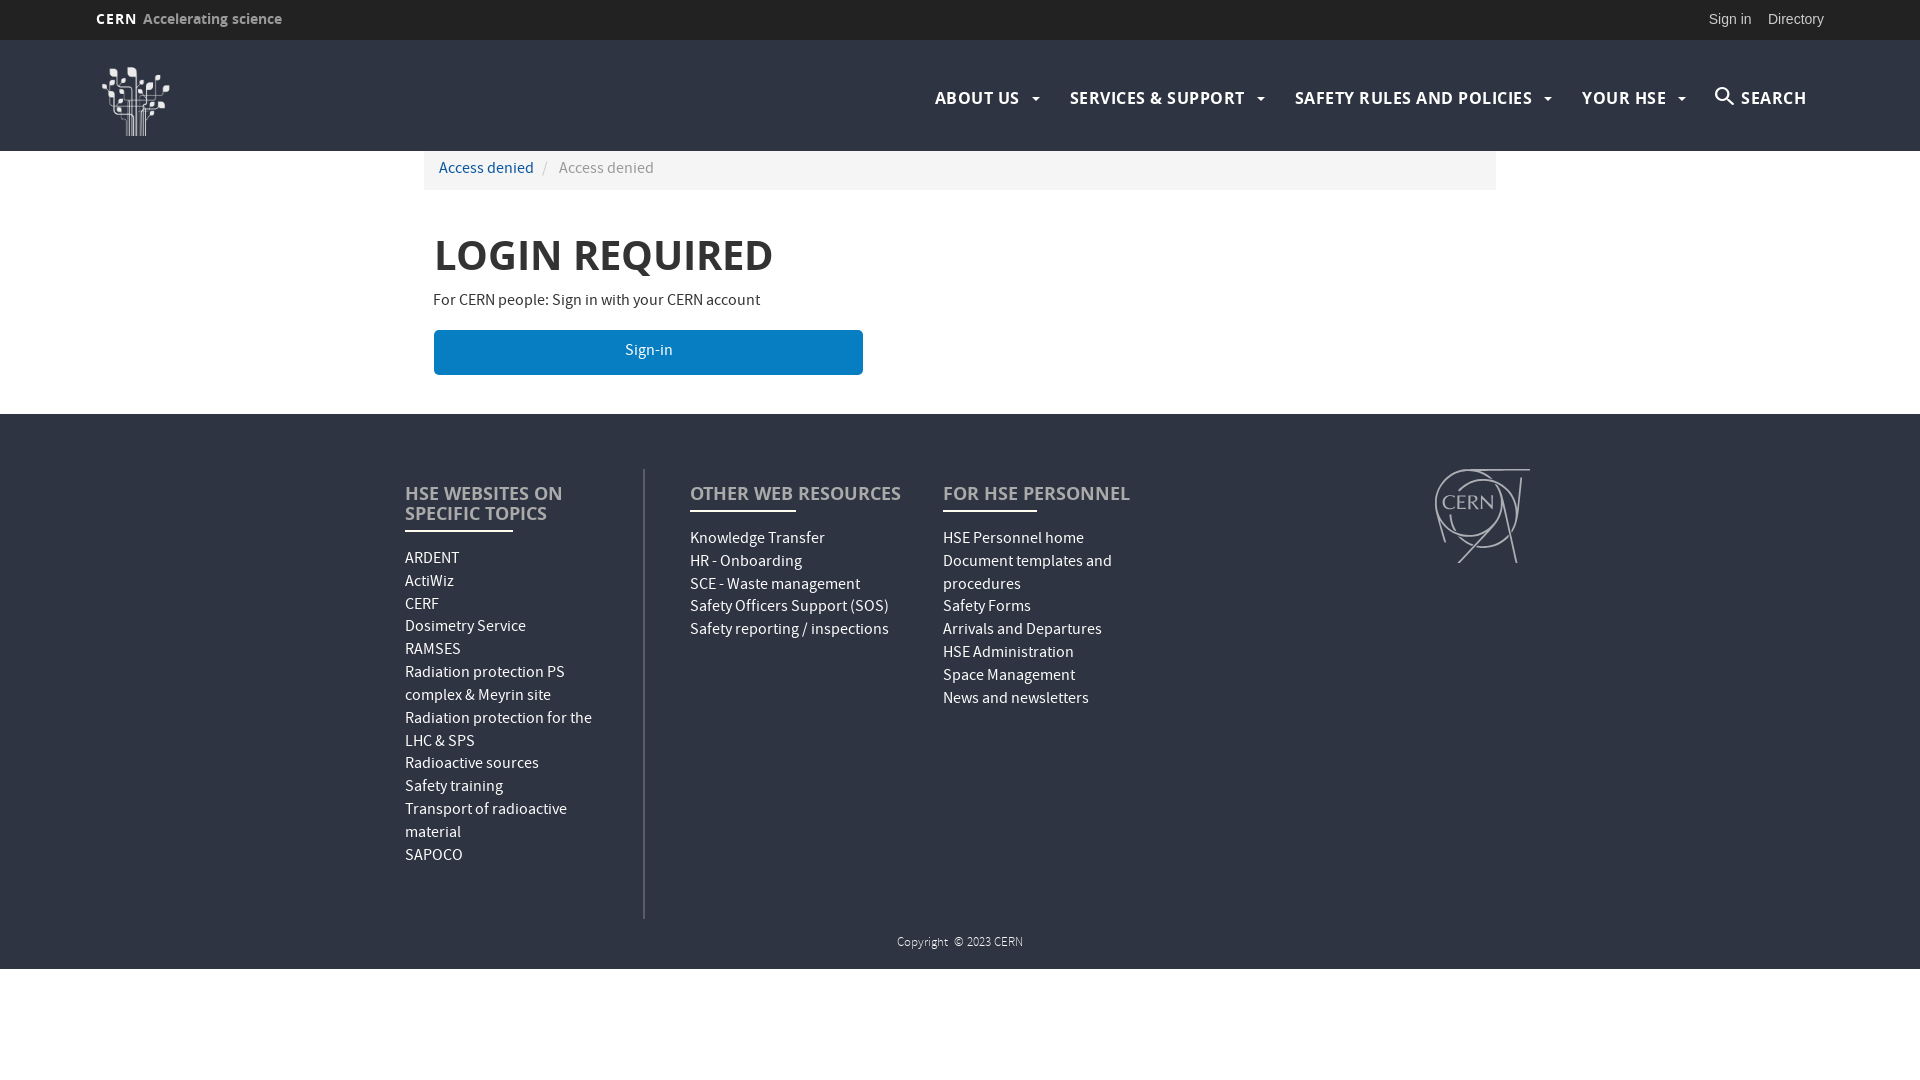 The width and height of the screenshot is (1920, 1080). Describe the element at coordinates (744, 563) in the screenshot. I see `'HR - Onboarding'` at that location.